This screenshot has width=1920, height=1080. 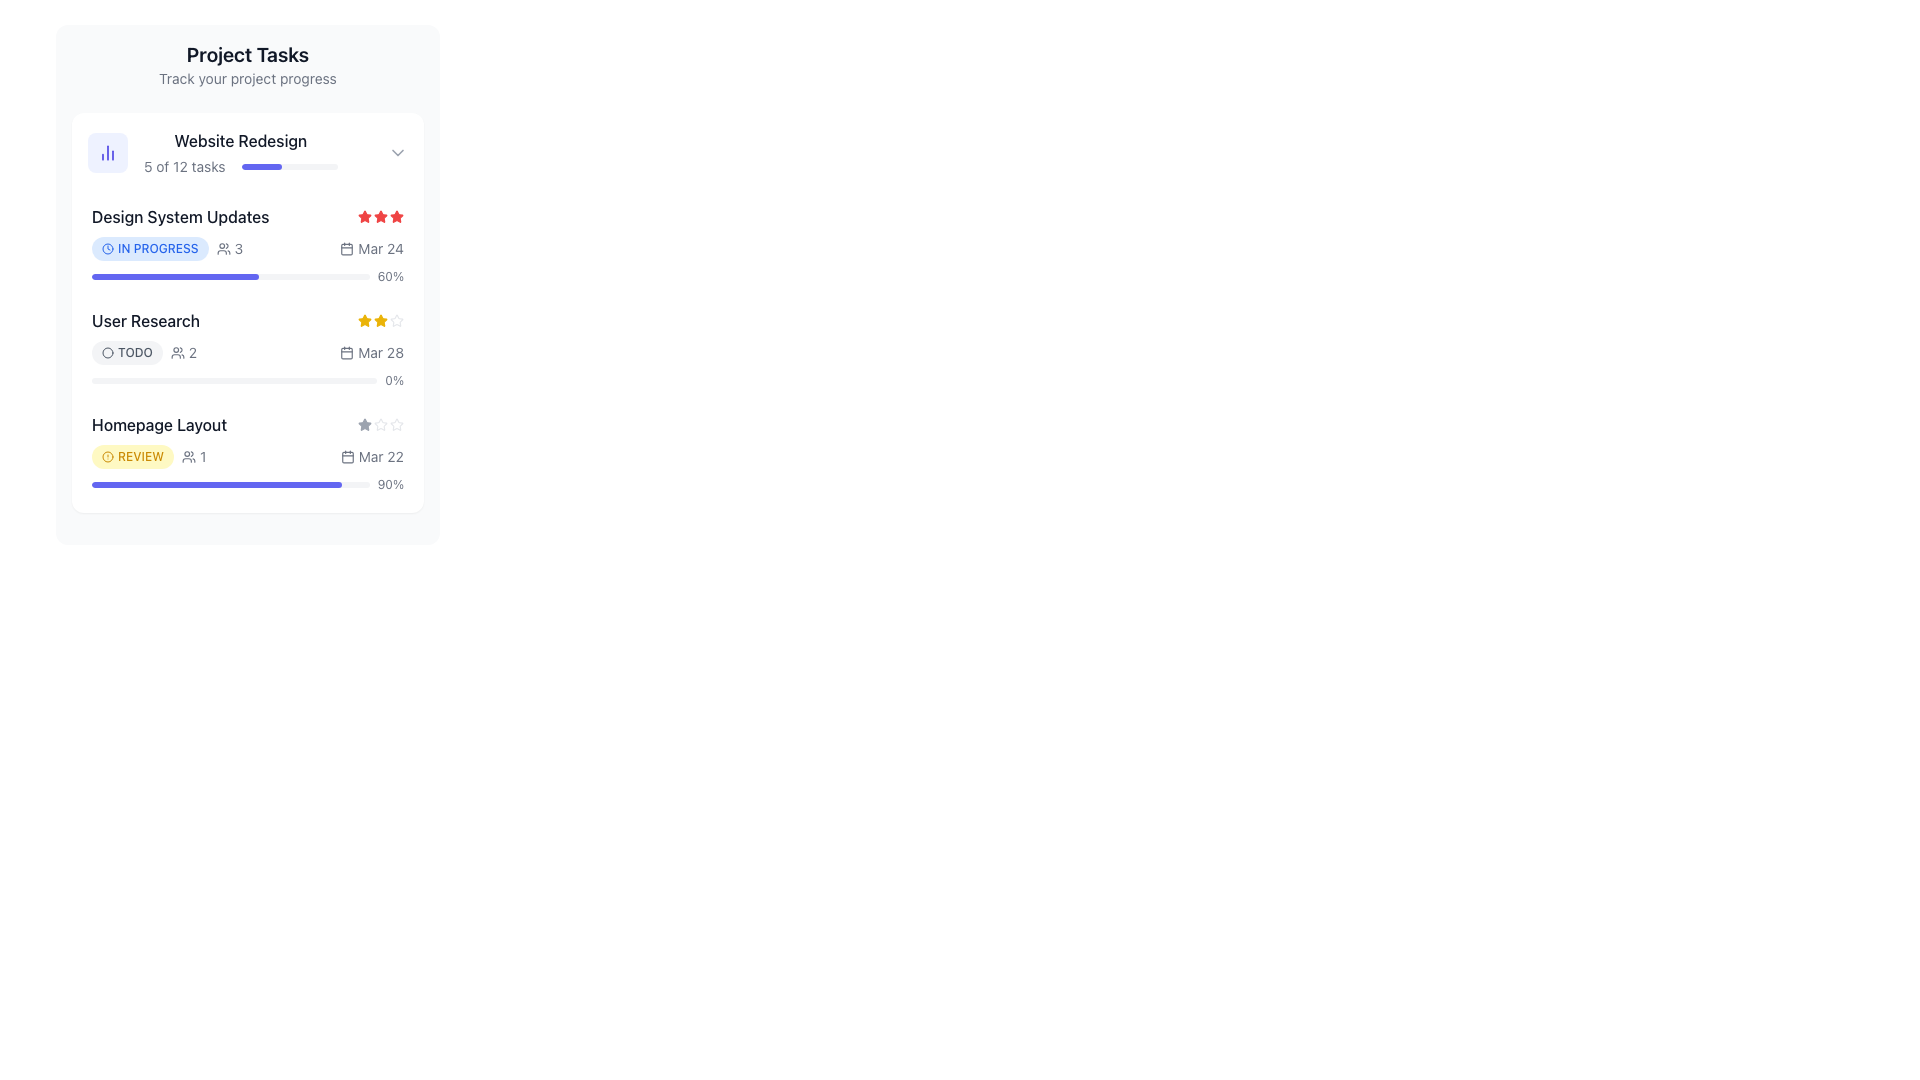 I want to click on the Status badge indicating the pending status of the 'User Research' task, located in the 'User Research' section of the 'Project Tasks' card, positioned to the left of the number '2', so click(x=126, y=352).